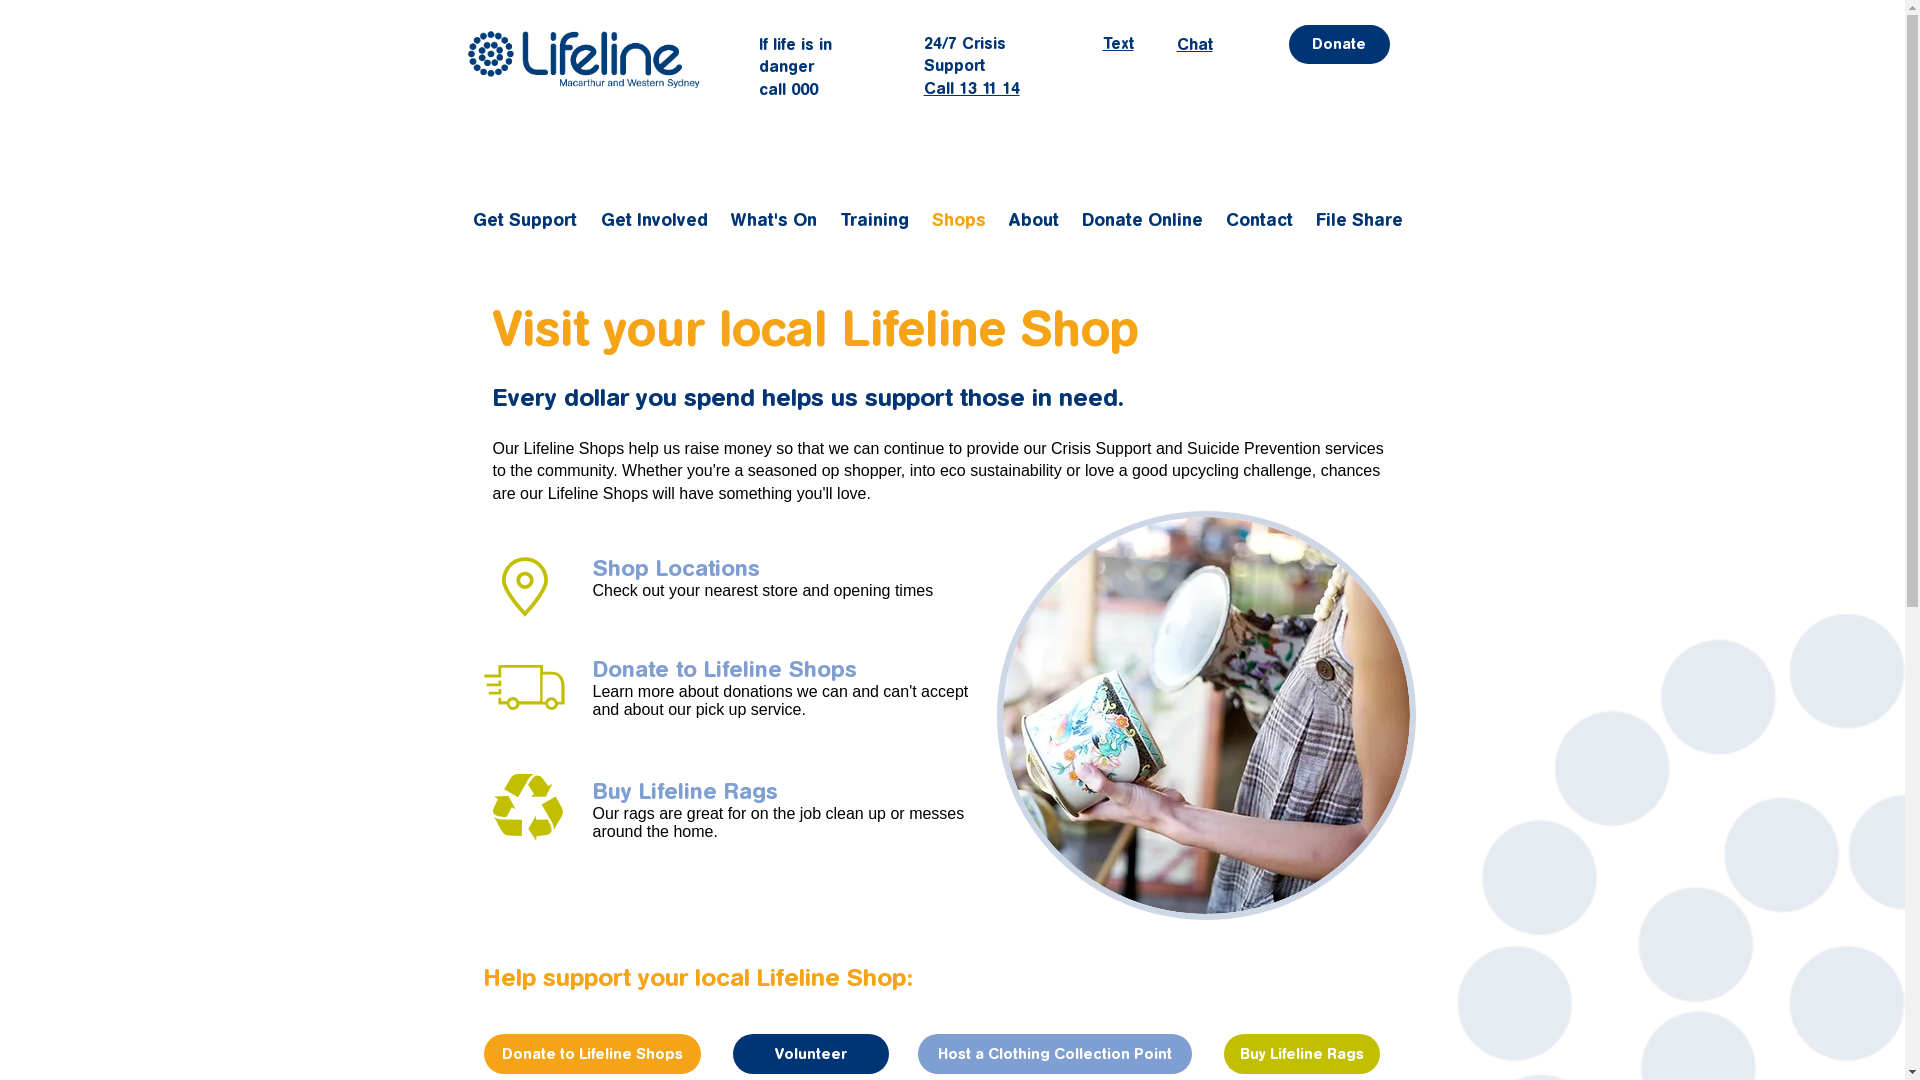 This screenshot has width=1920, height=1080. What do you see at coordinates (773, 219) in the screenshot?
I see `'What's On'` at bounding box center [773, 219].